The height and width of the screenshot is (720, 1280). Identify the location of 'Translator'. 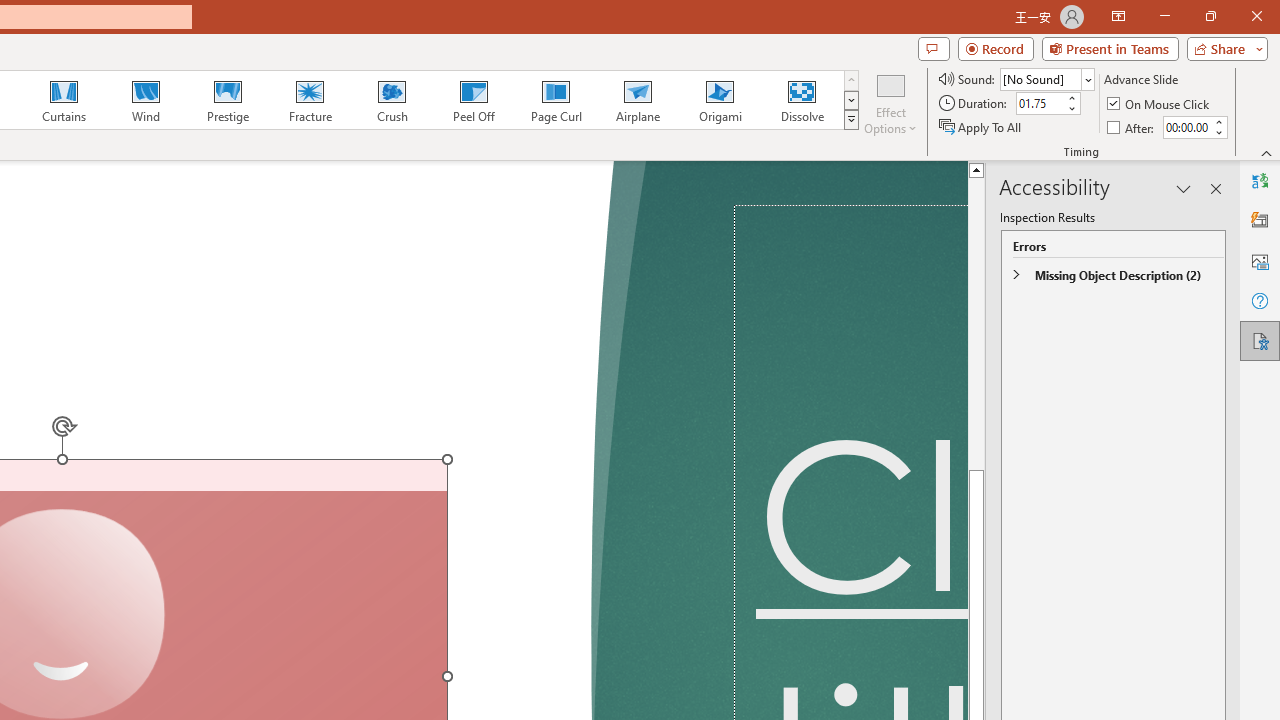
(1259, 181).